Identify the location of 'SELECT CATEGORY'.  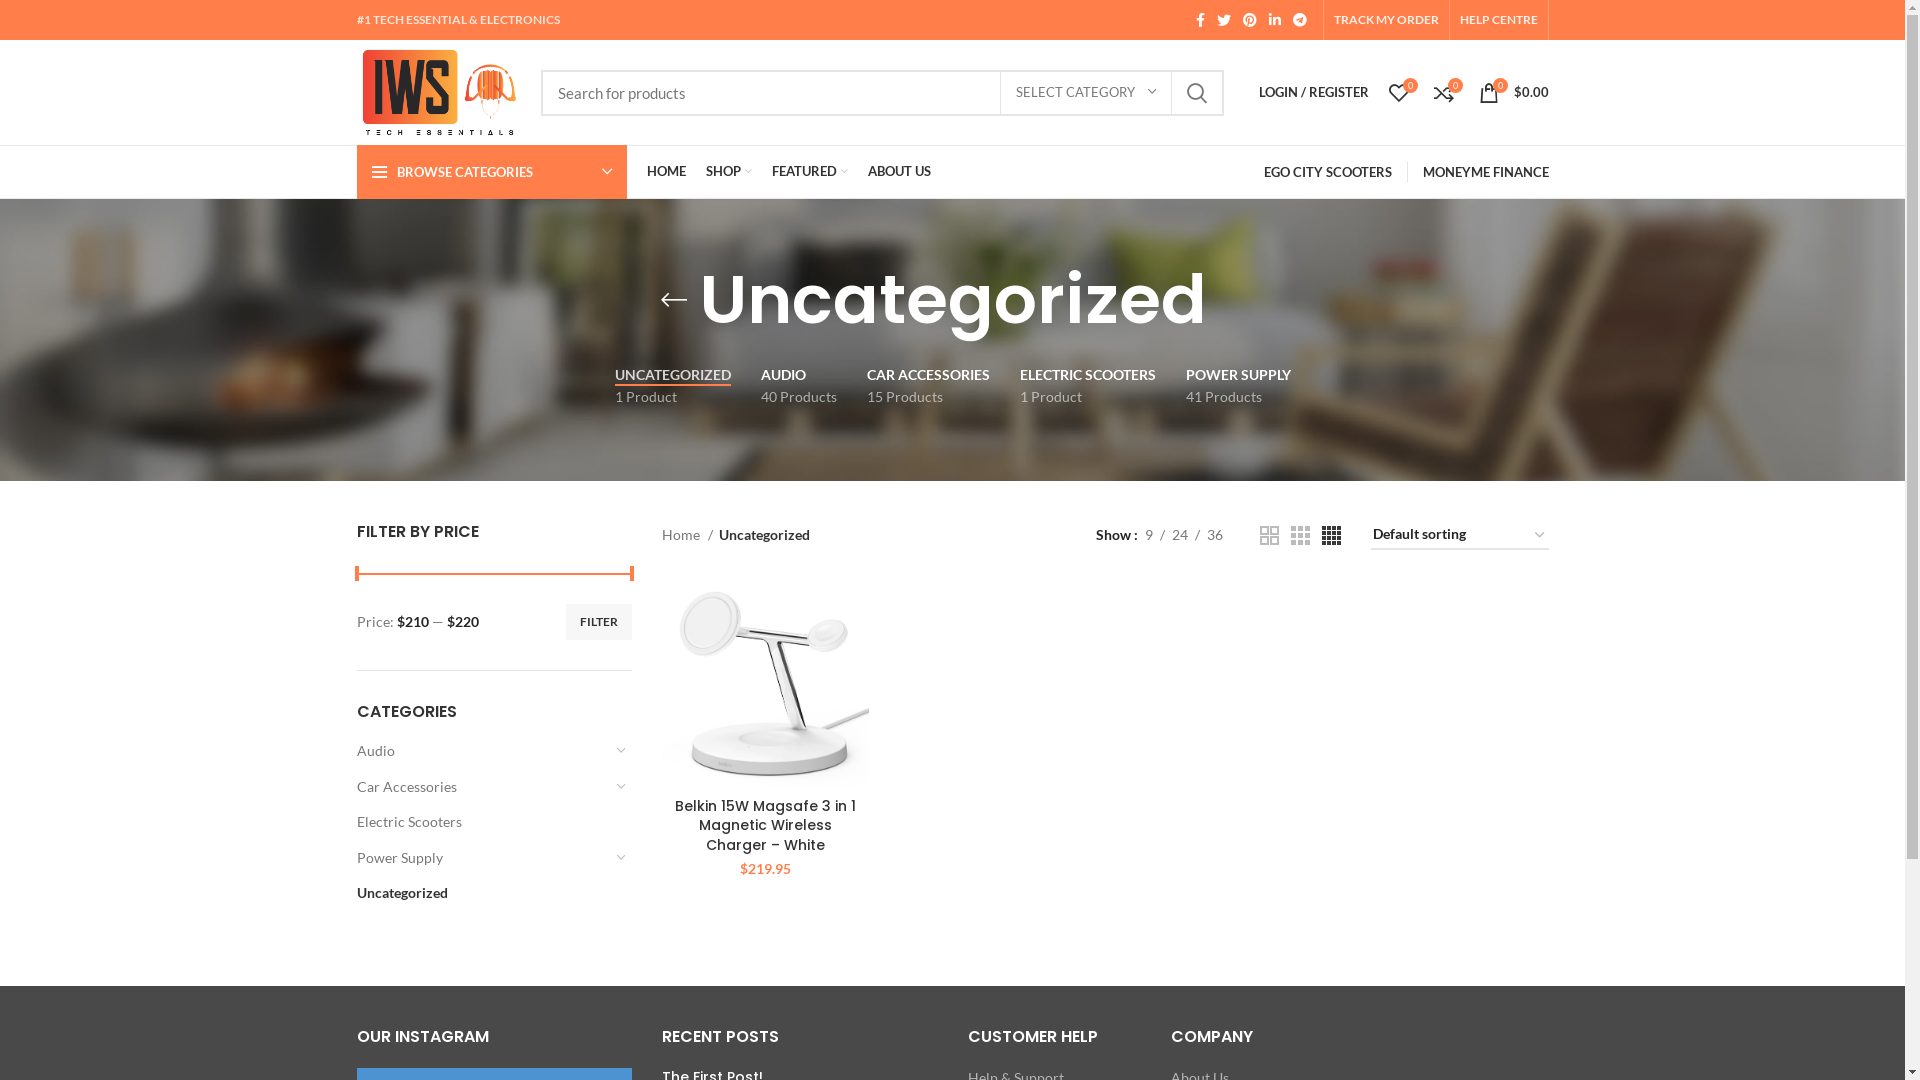
(999, 92).